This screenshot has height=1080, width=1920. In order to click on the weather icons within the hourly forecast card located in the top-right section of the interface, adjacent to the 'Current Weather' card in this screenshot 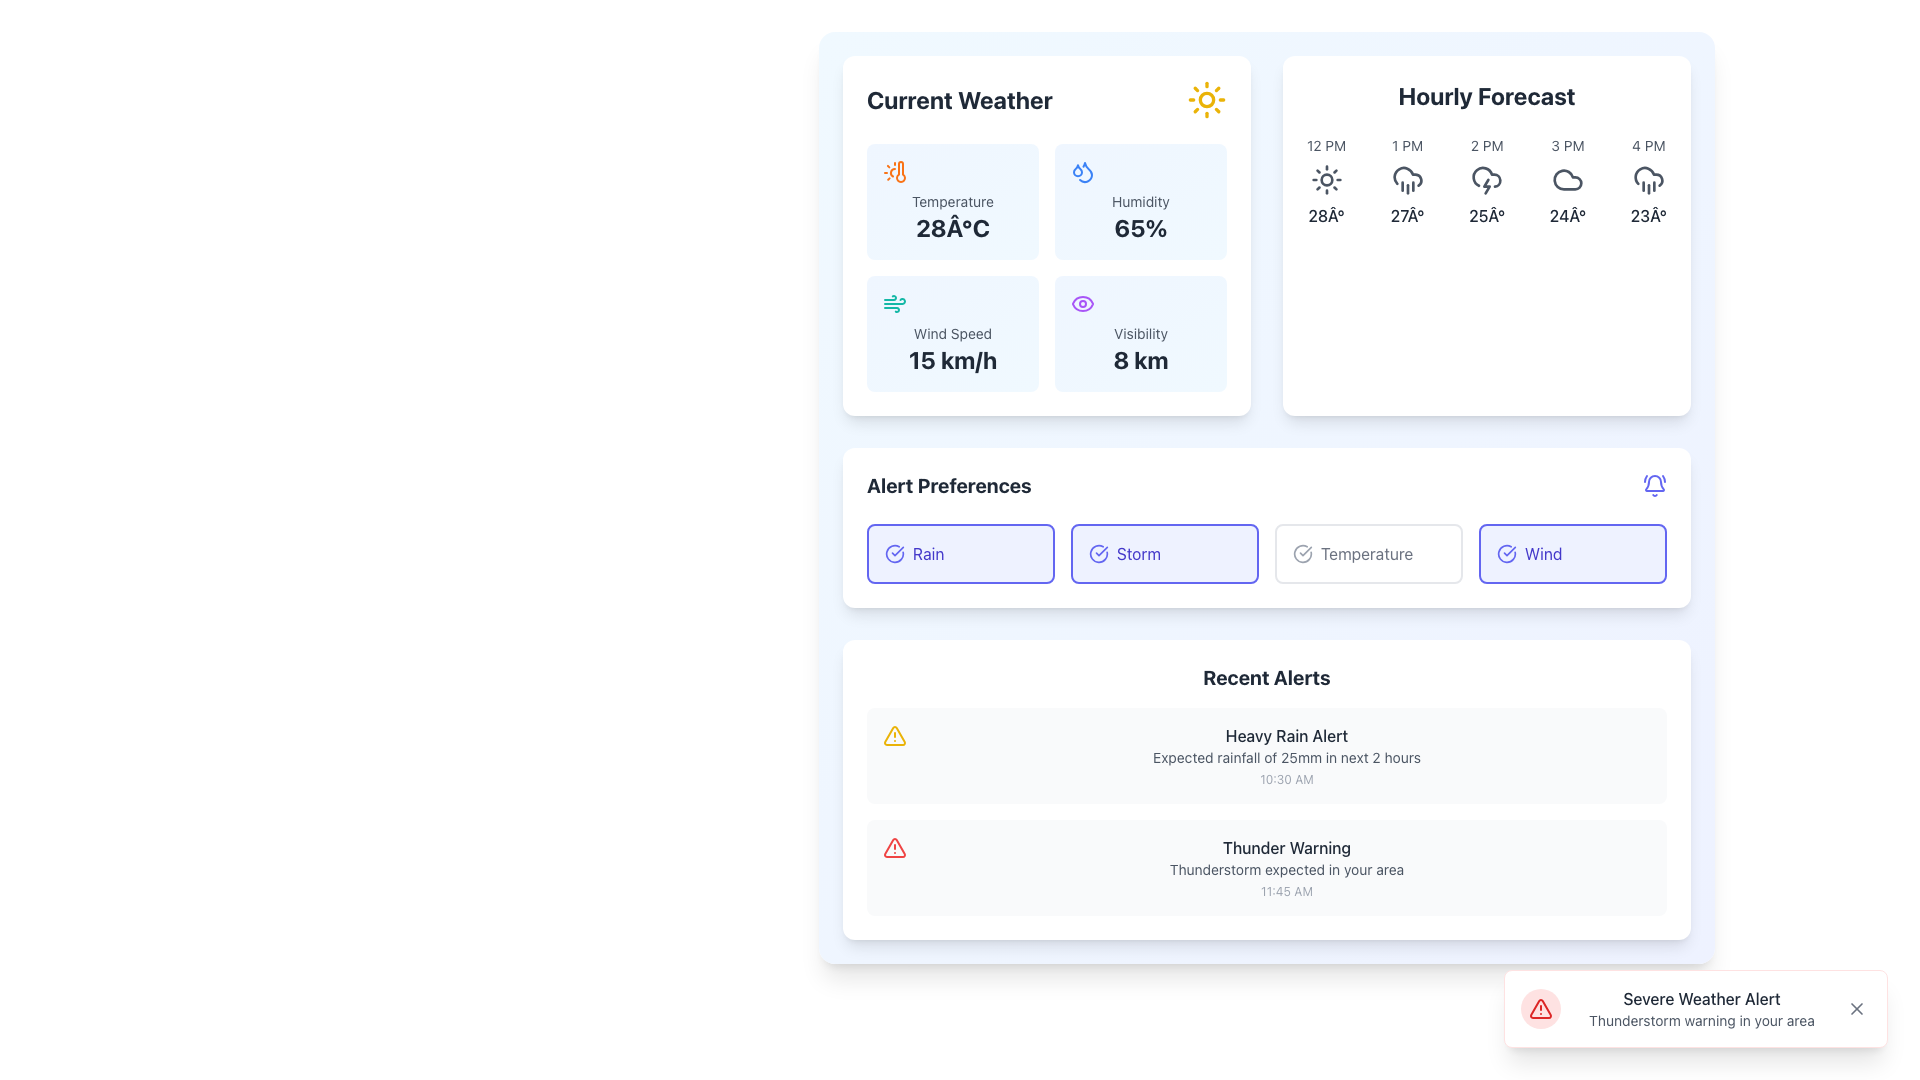, I will do `click(1487, 234)`.